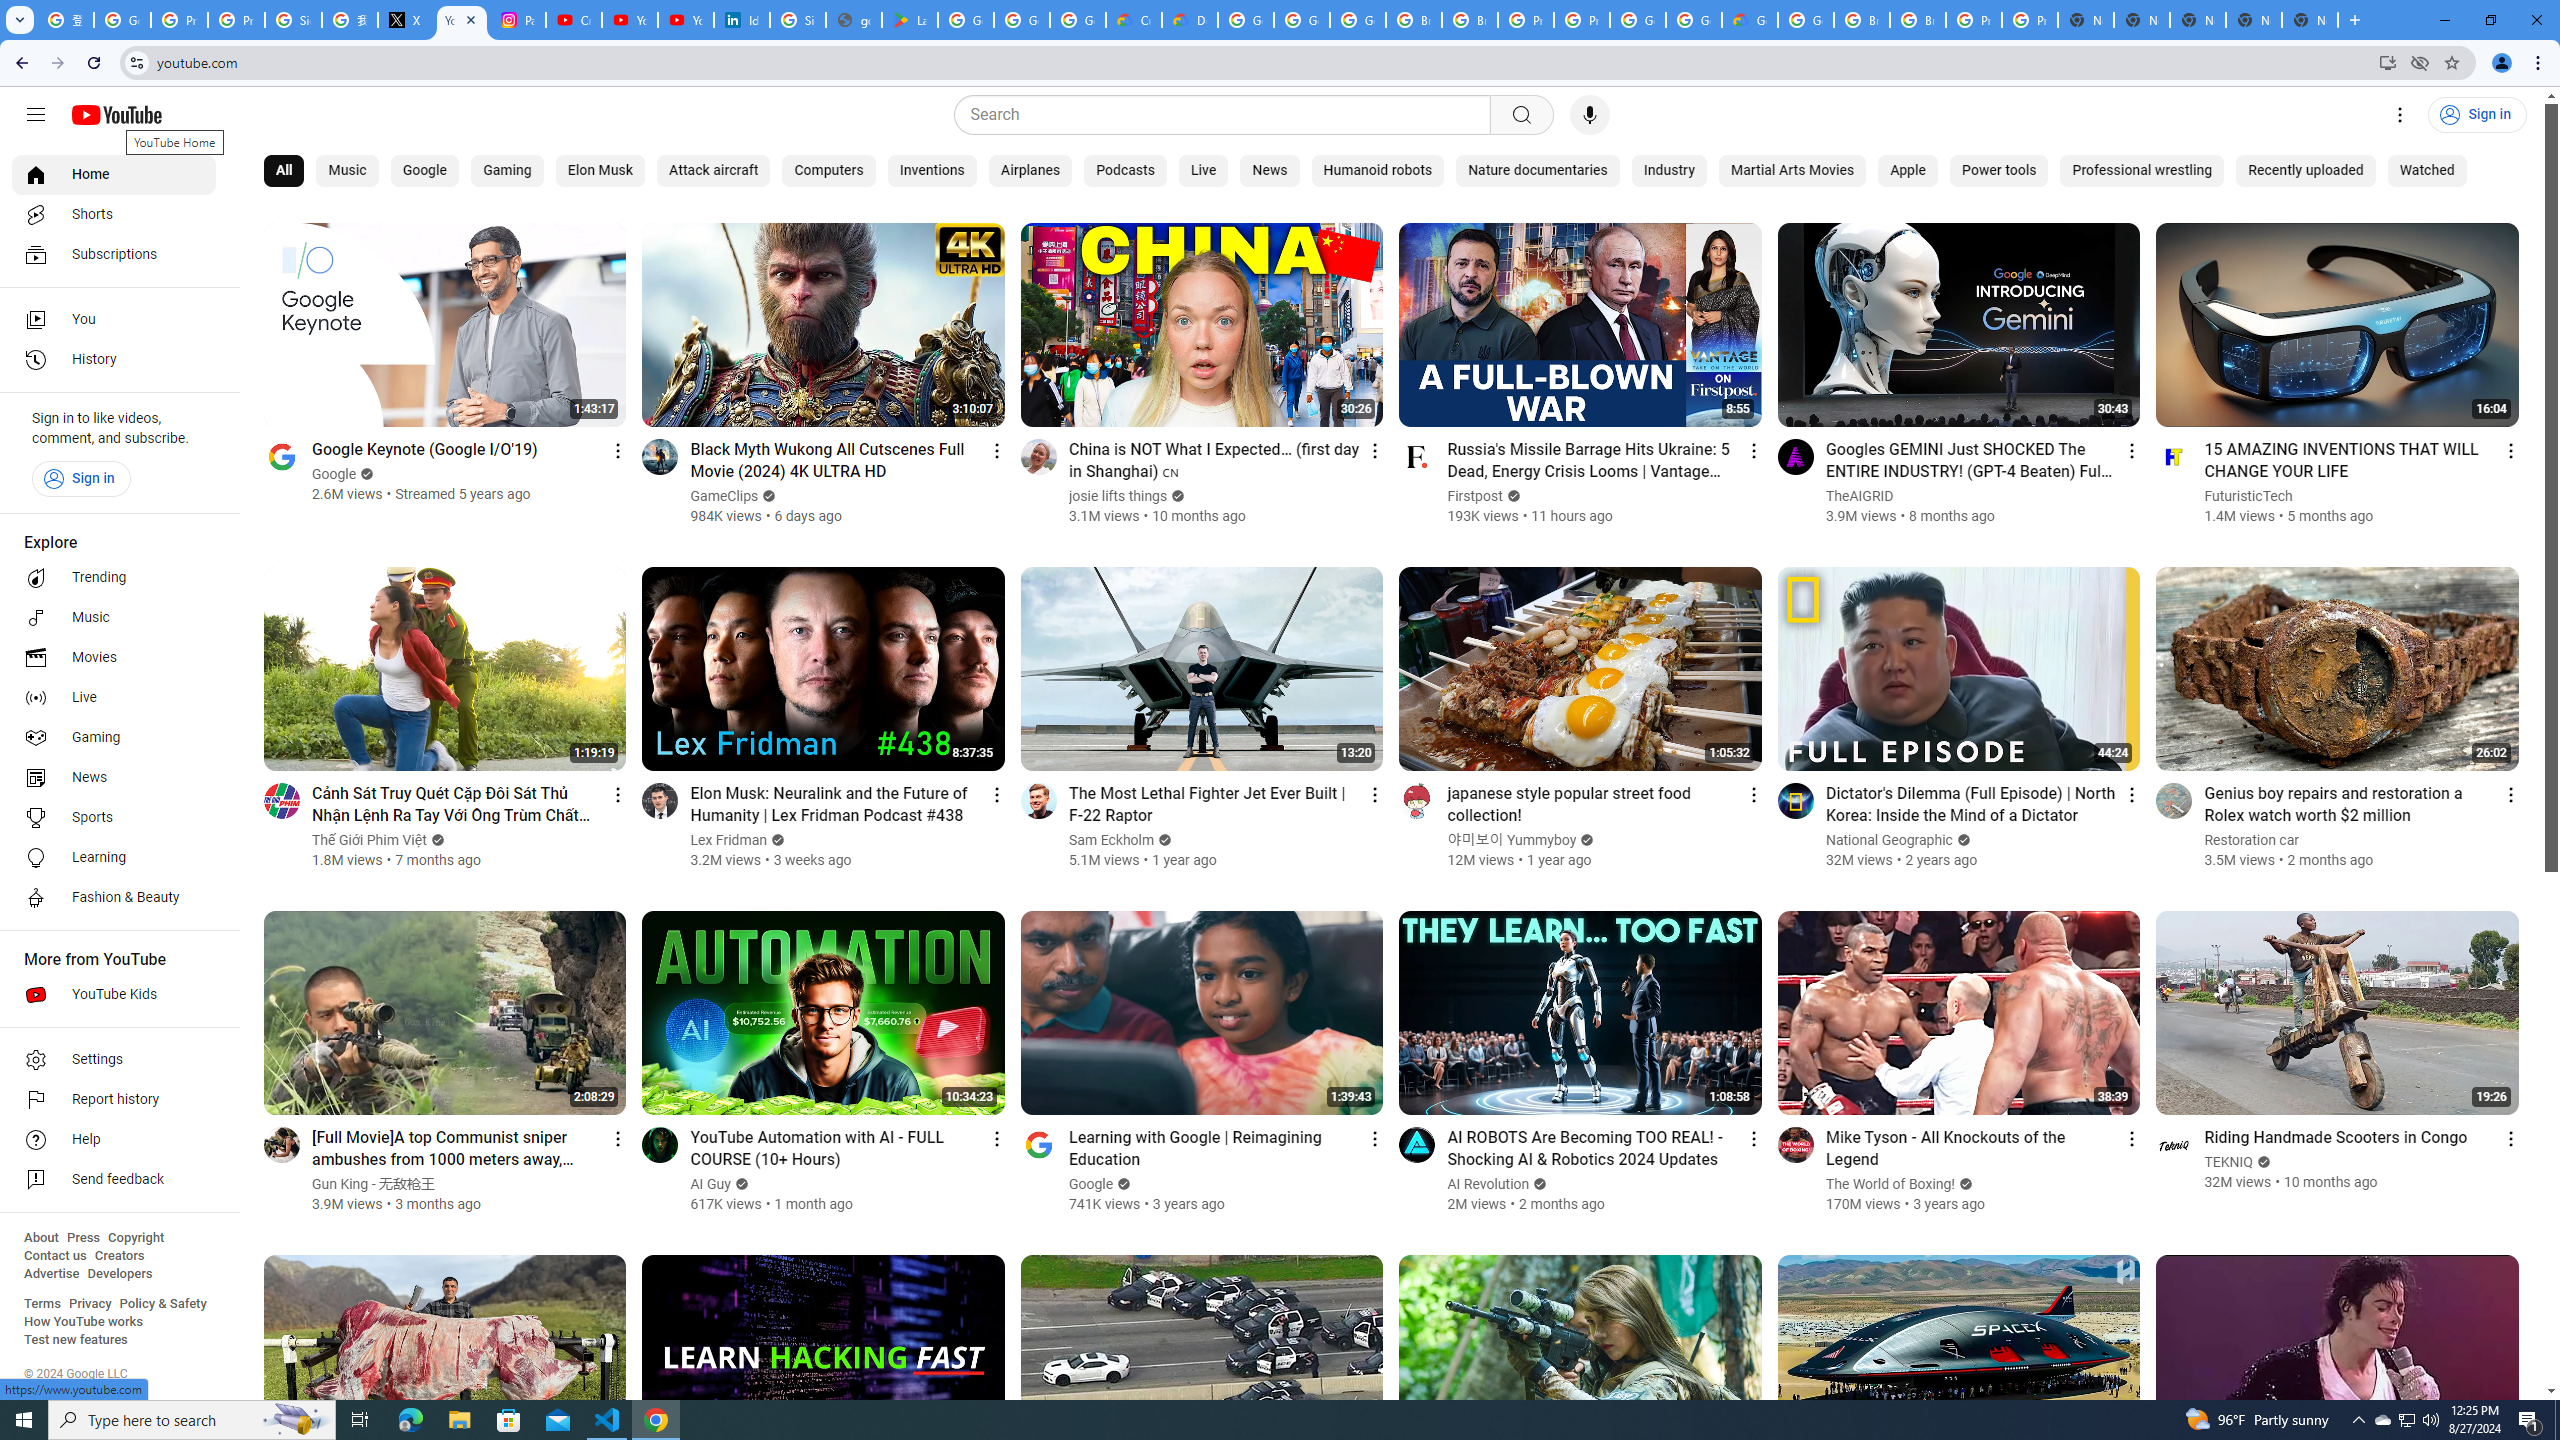 The height and width of the screenshot is (1440, 2560). Describe the element at coordinates (2310, 19) in the screenshot. I see `'New Tab'` at that location.